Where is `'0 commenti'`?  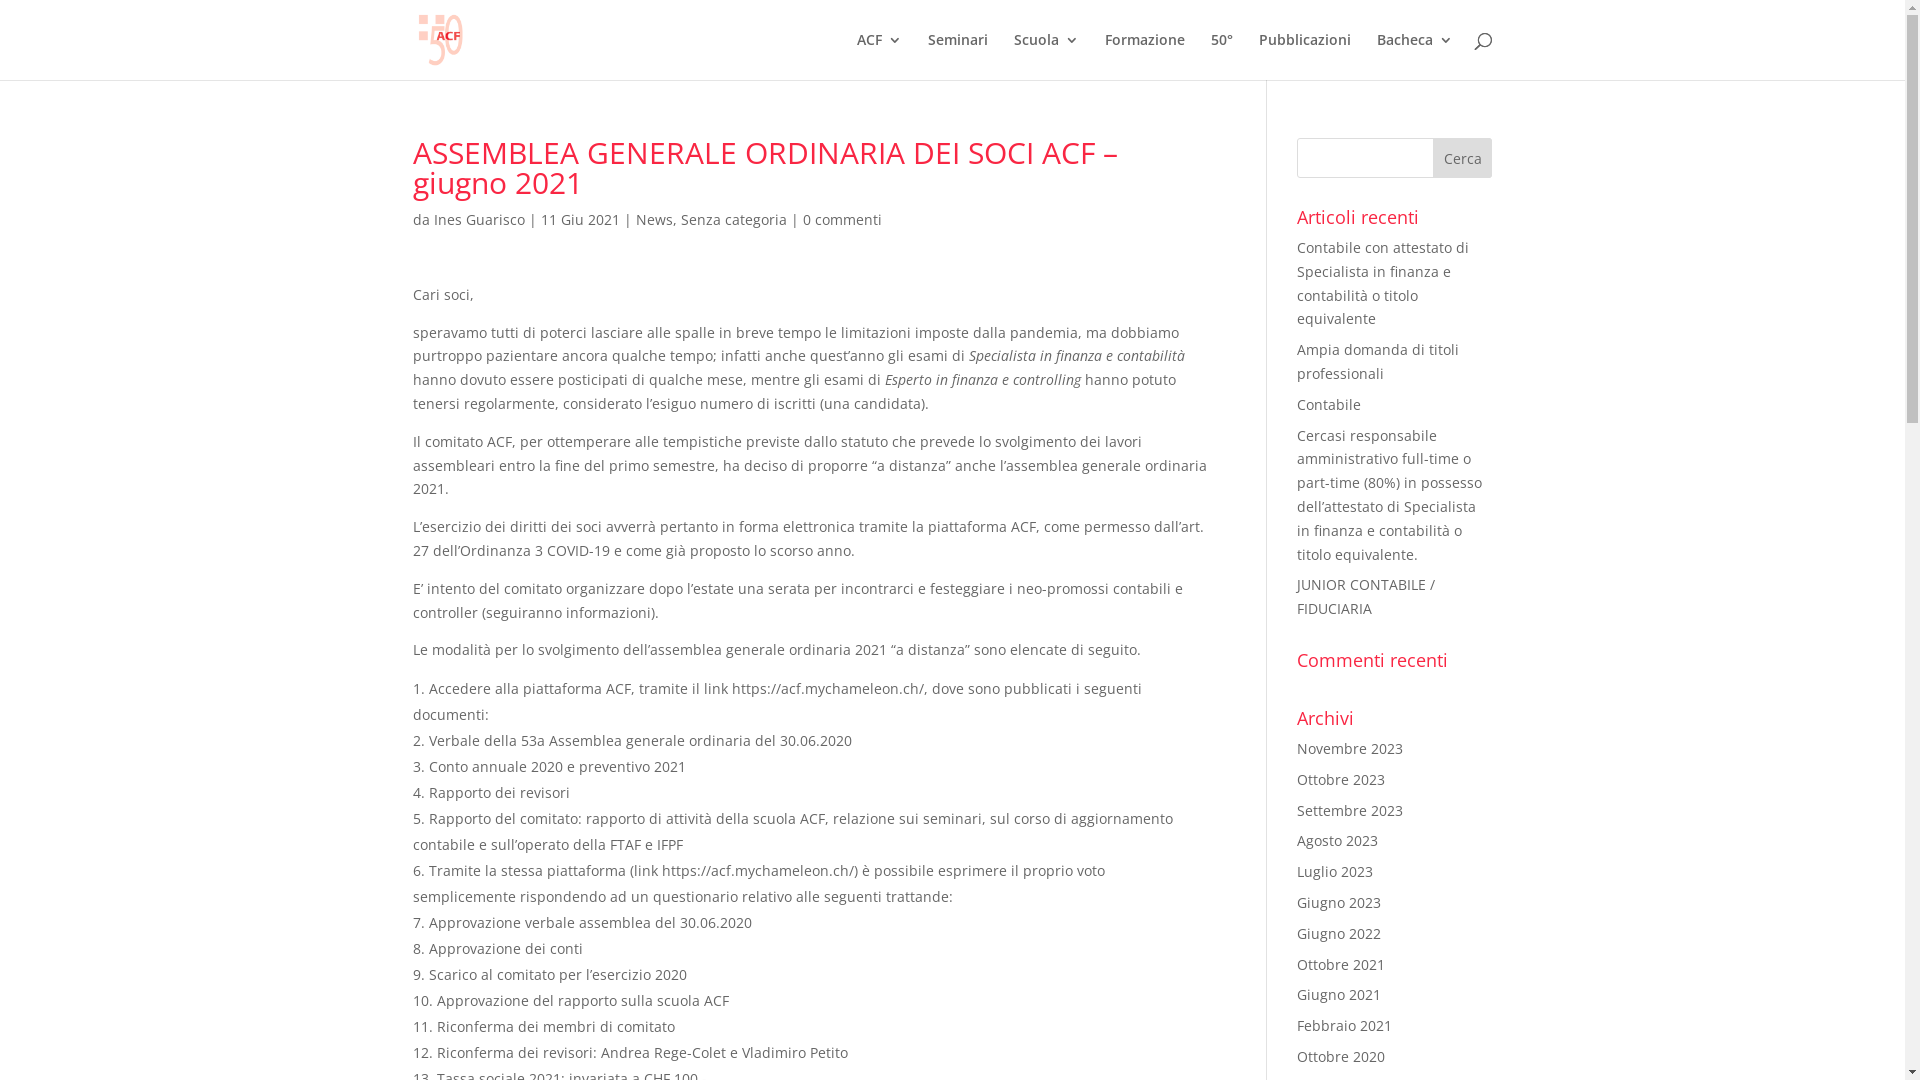 '0 commenti' is located at coordinates (841, 219).